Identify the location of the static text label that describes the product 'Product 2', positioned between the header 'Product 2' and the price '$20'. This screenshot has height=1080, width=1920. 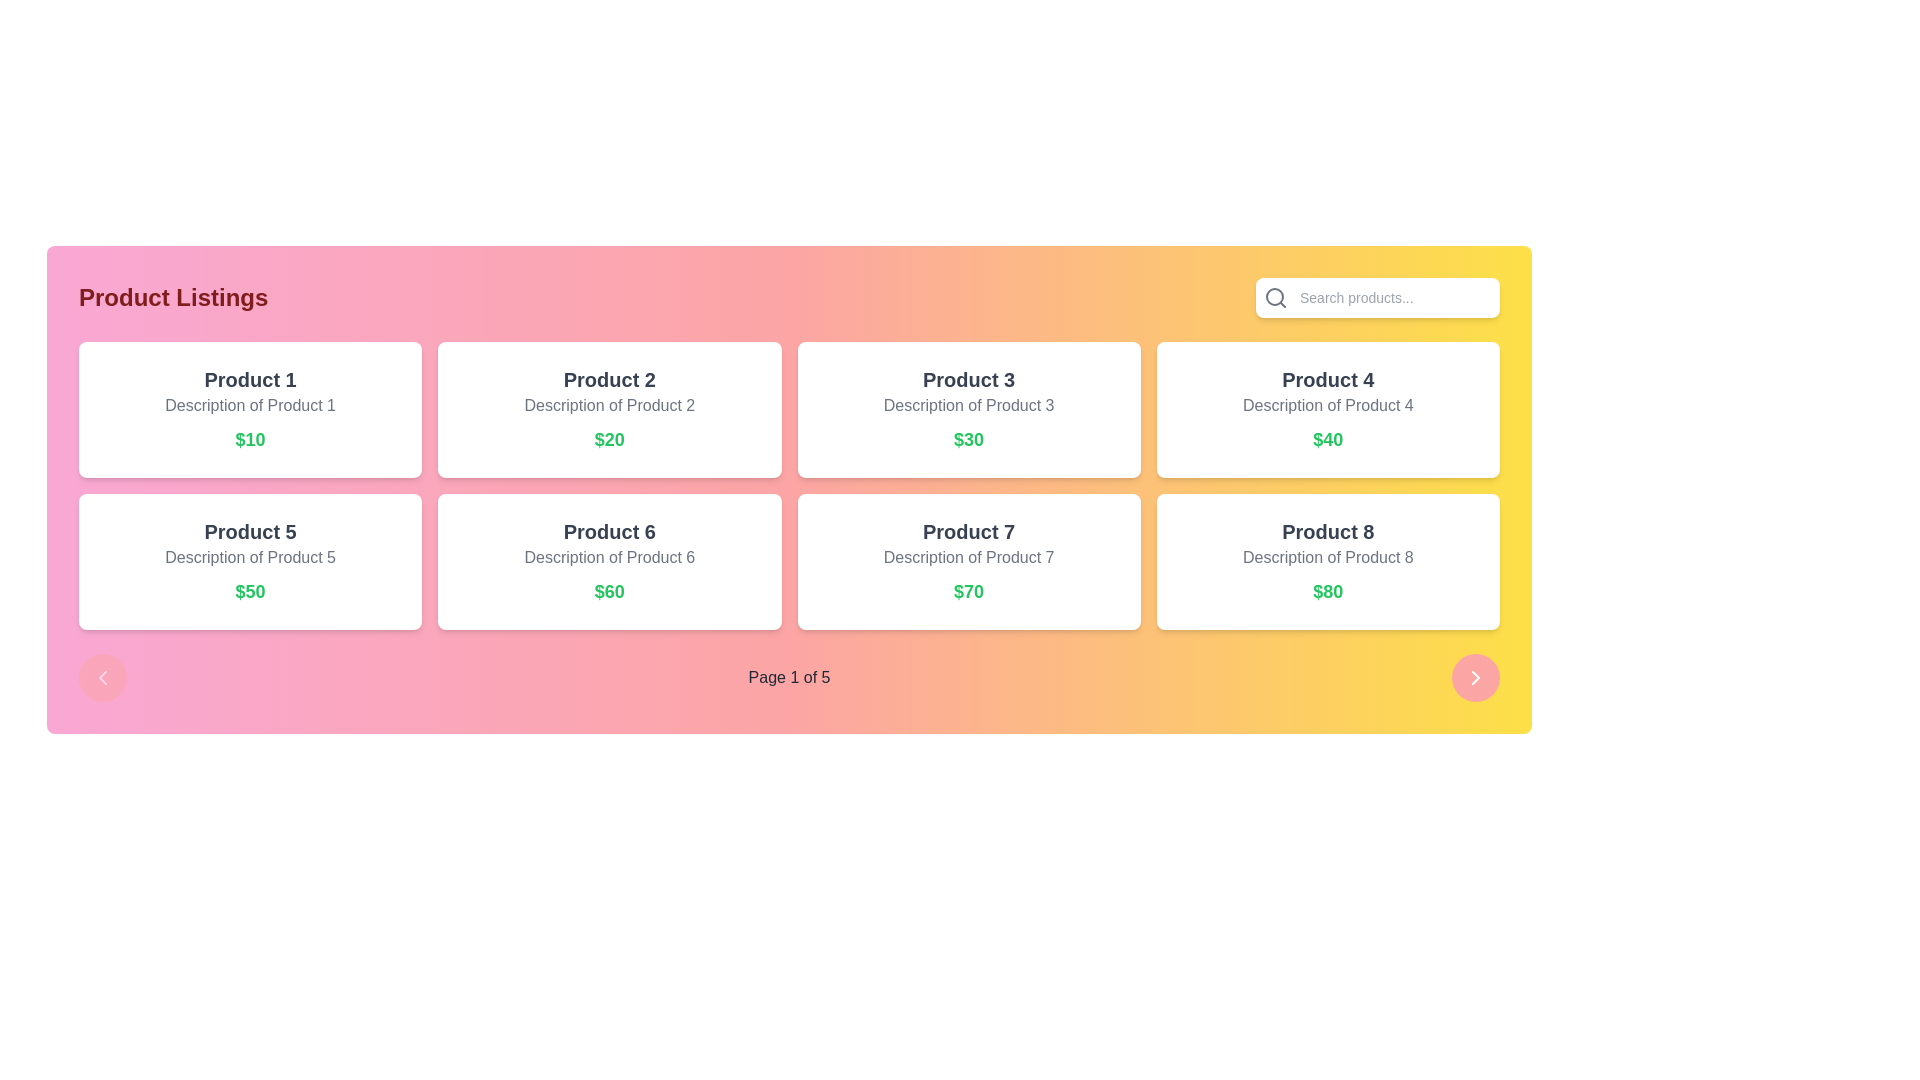
(608, 405).